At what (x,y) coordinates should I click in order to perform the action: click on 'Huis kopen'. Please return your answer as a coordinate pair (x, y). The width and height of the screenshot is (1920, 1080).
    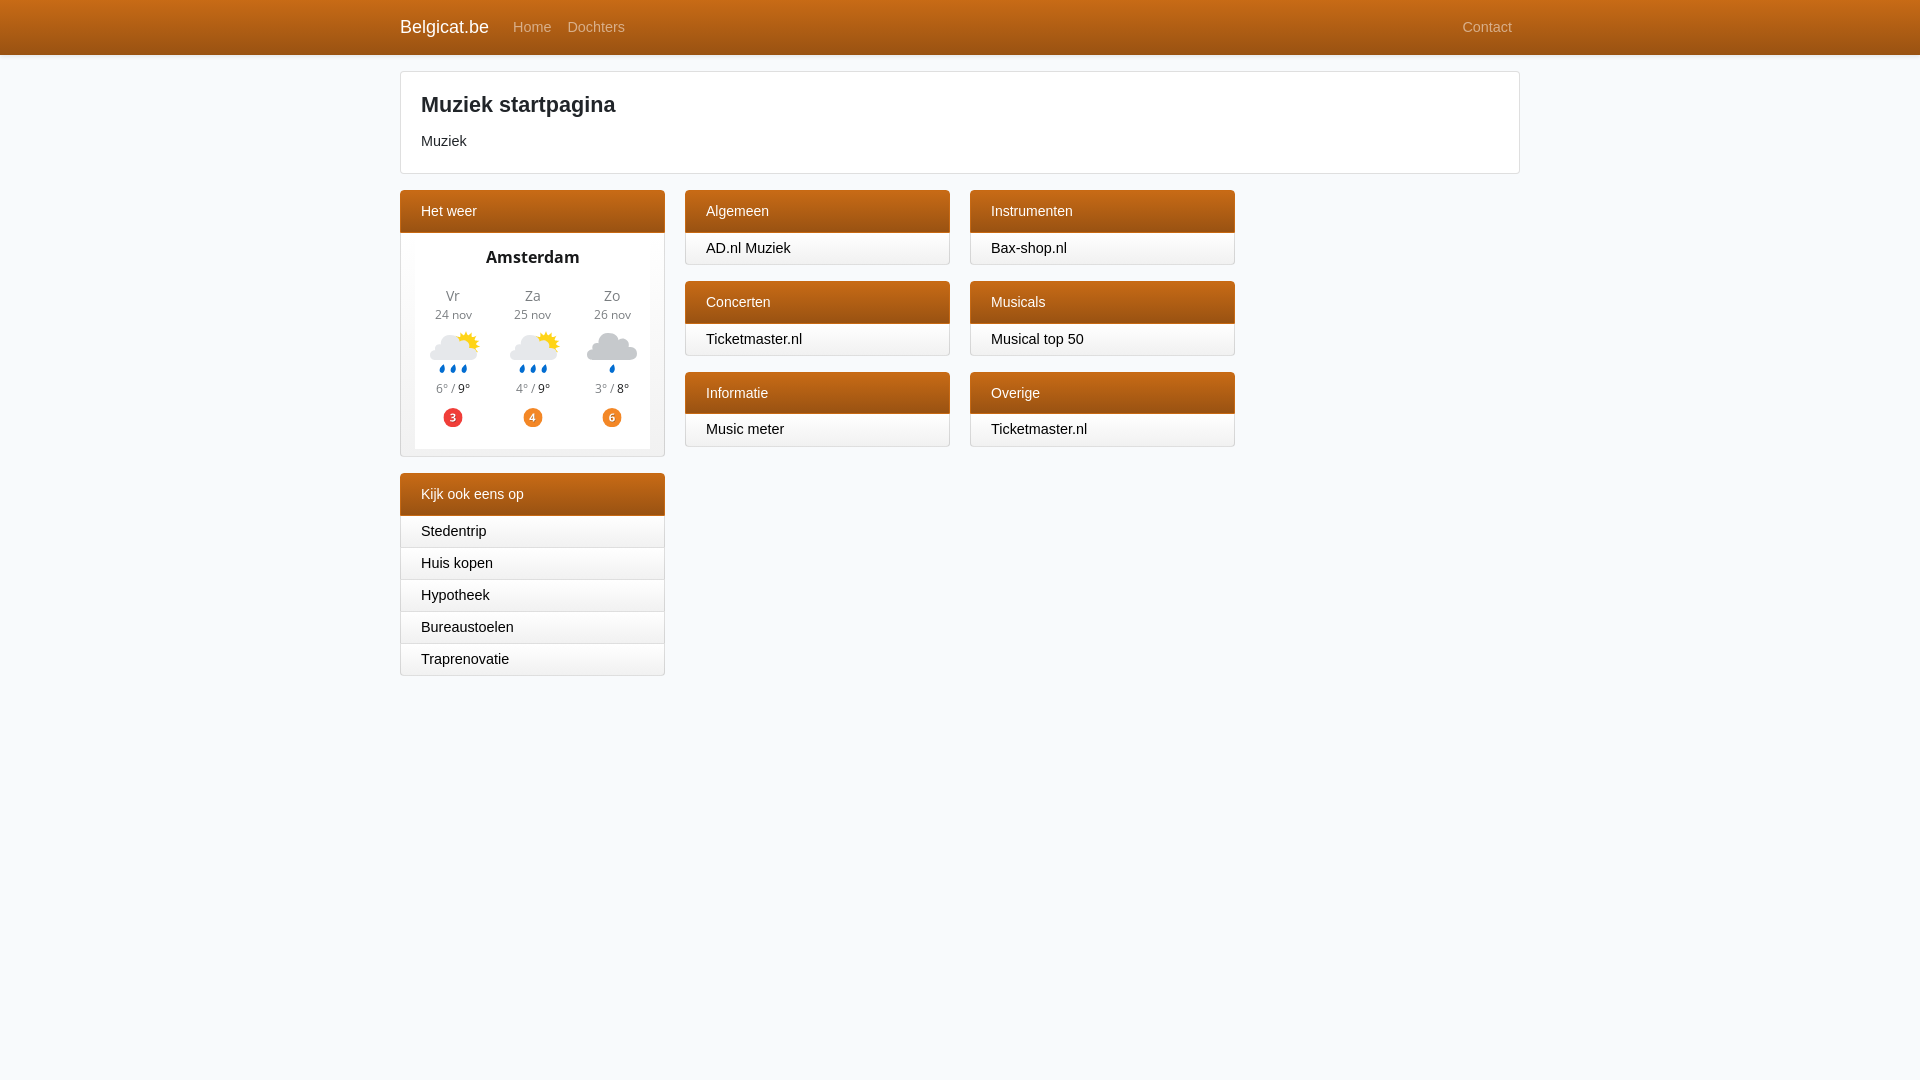
    Looking at the image, I should click on (532, 563).